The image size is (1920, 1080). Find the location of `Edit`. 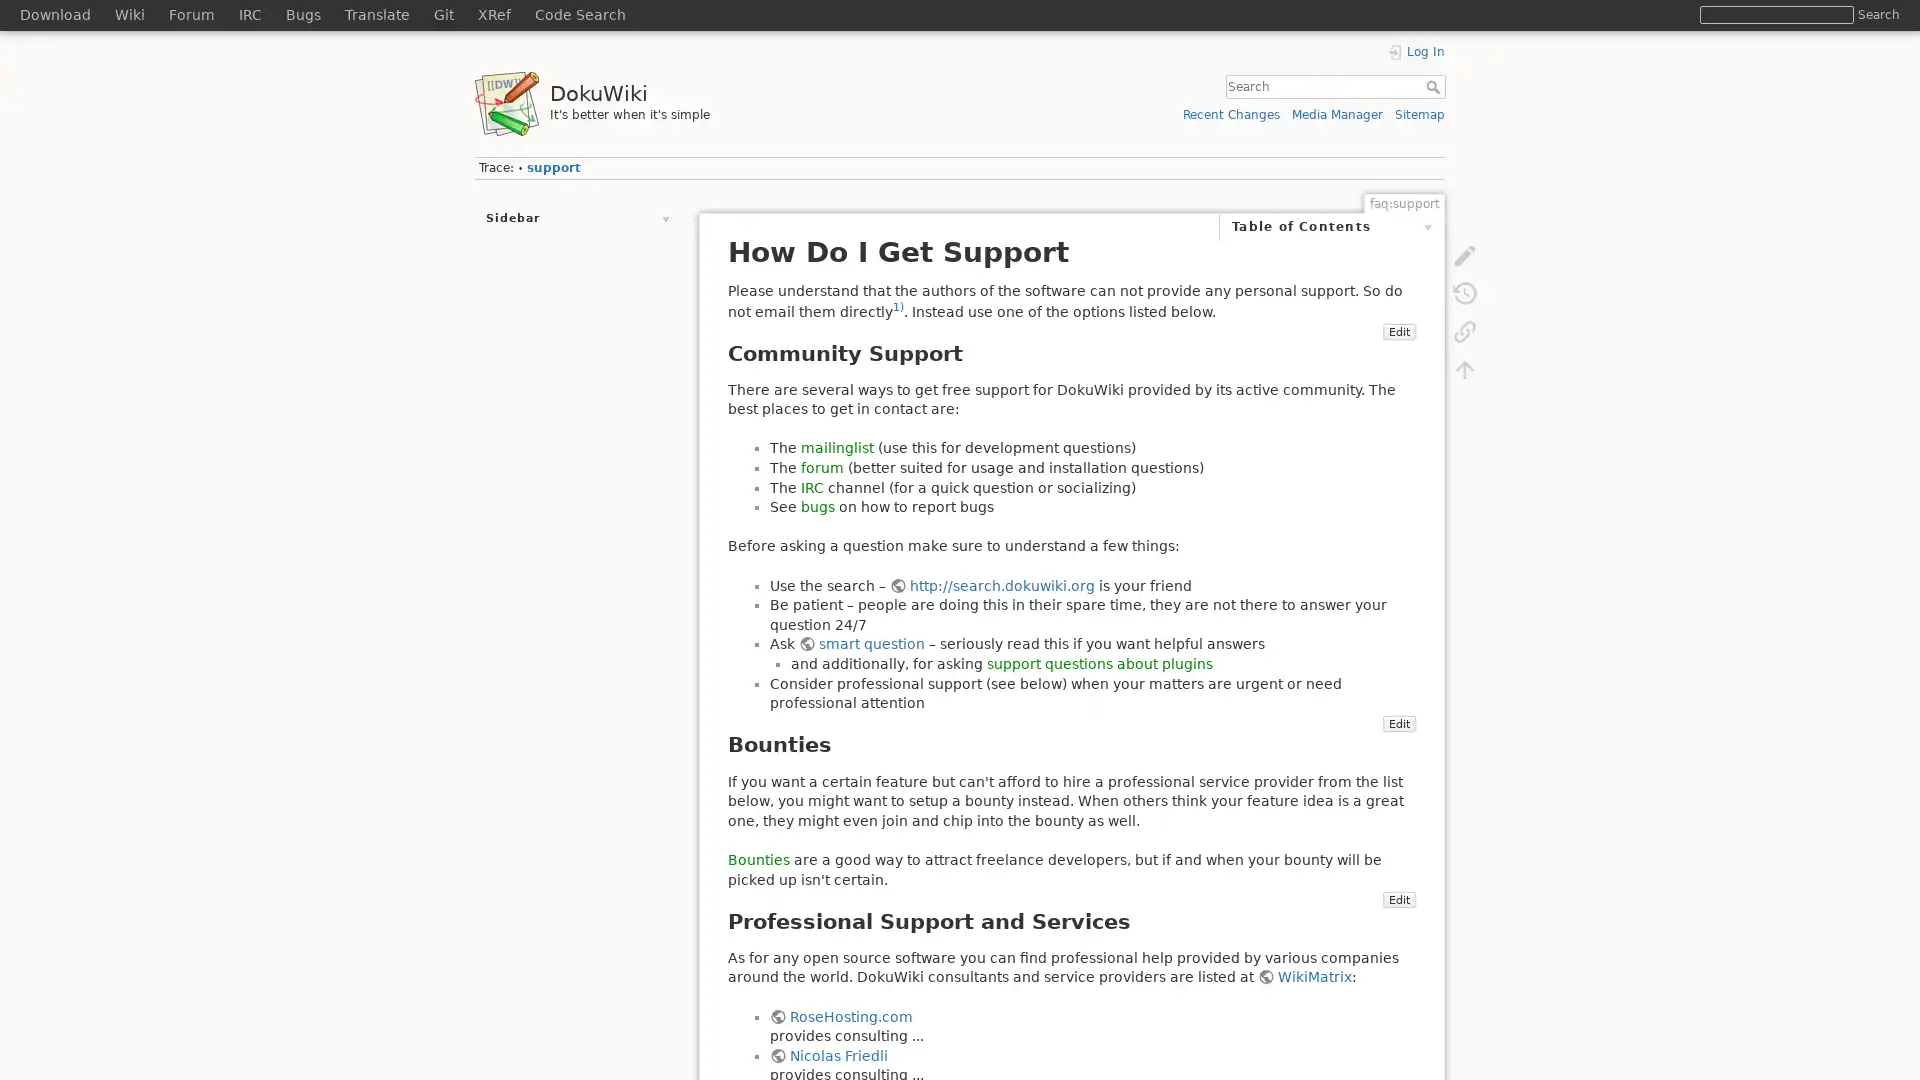

Edit is located at coordinates (1397, 918).